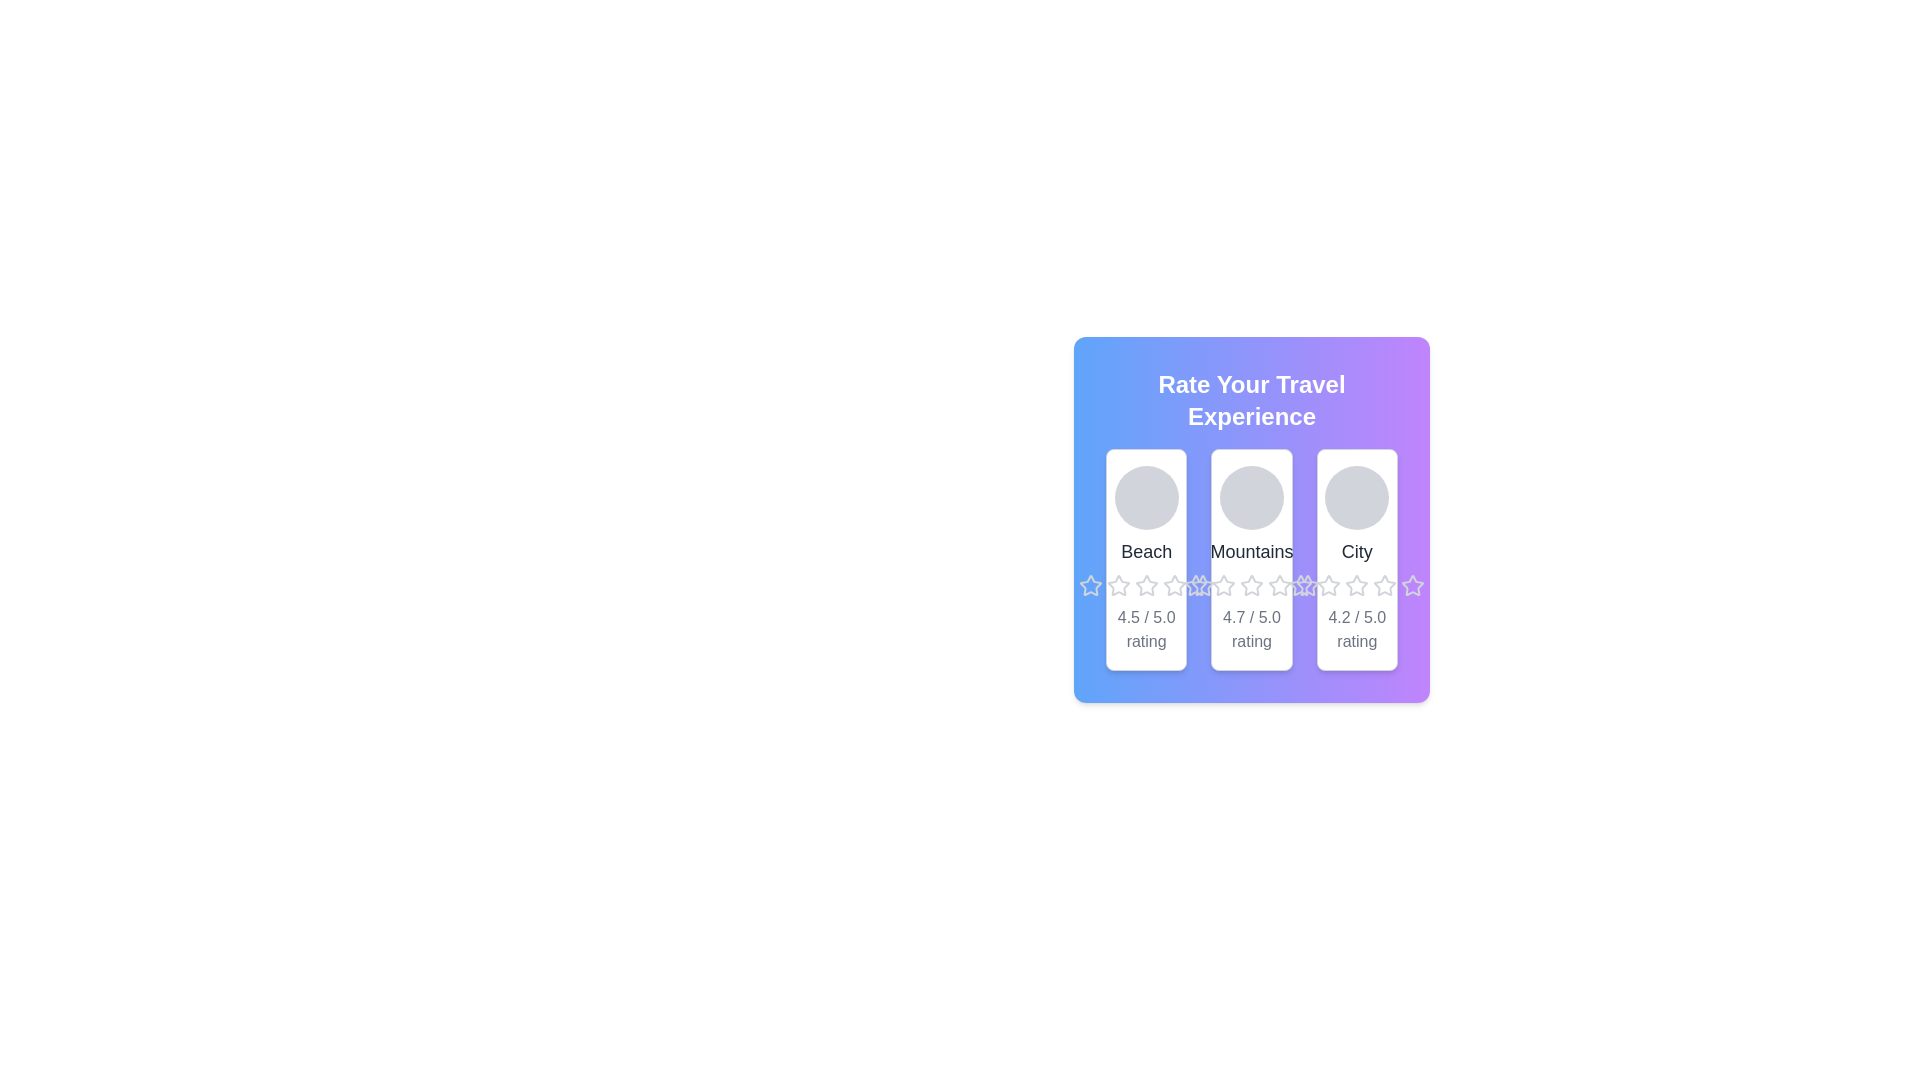 This screenshot has height=1080, width=1920. Describe the element at coordinates (1089, 585) in the screenshot. I see `the leftmost star-shaped icon in the rating system under the 'Beach' rating card to interact with the rating mechanism` at that location.